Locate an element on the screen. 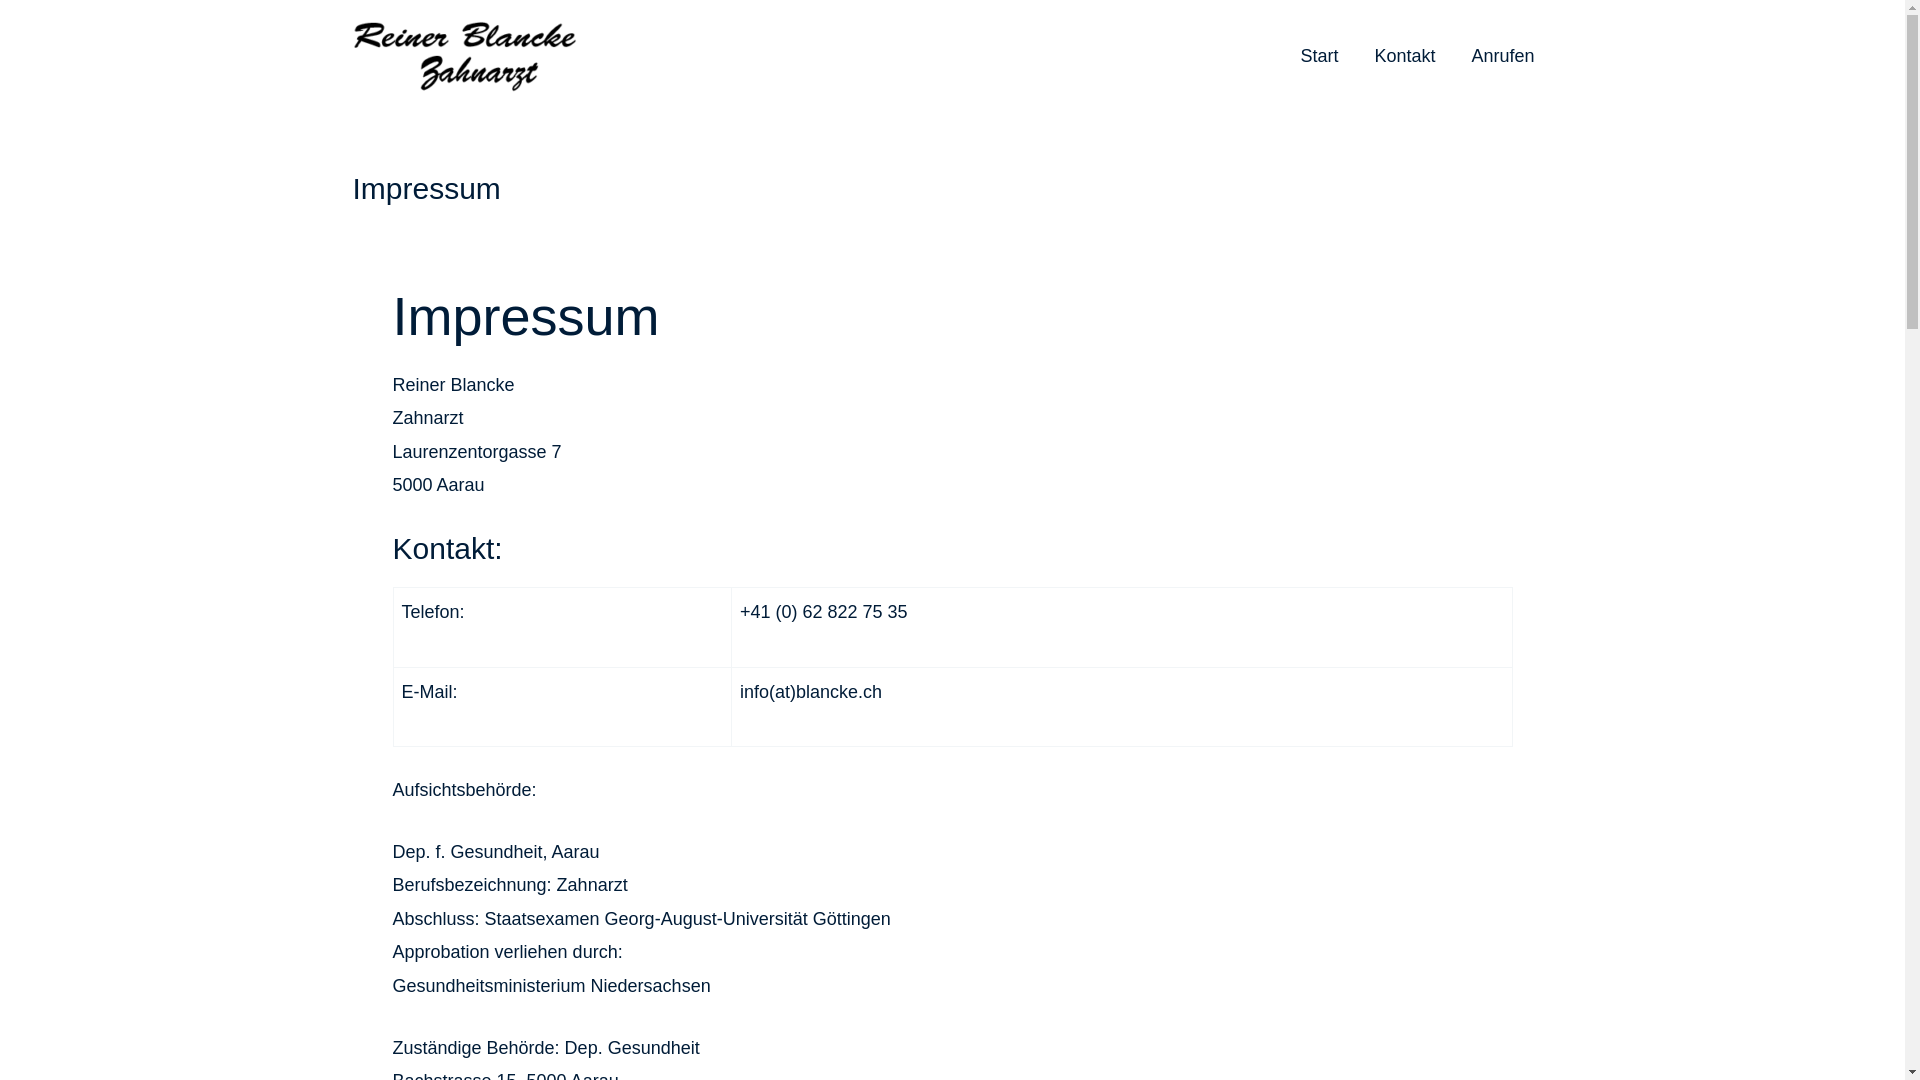  'Start' is located at coordinates (1319, 55).